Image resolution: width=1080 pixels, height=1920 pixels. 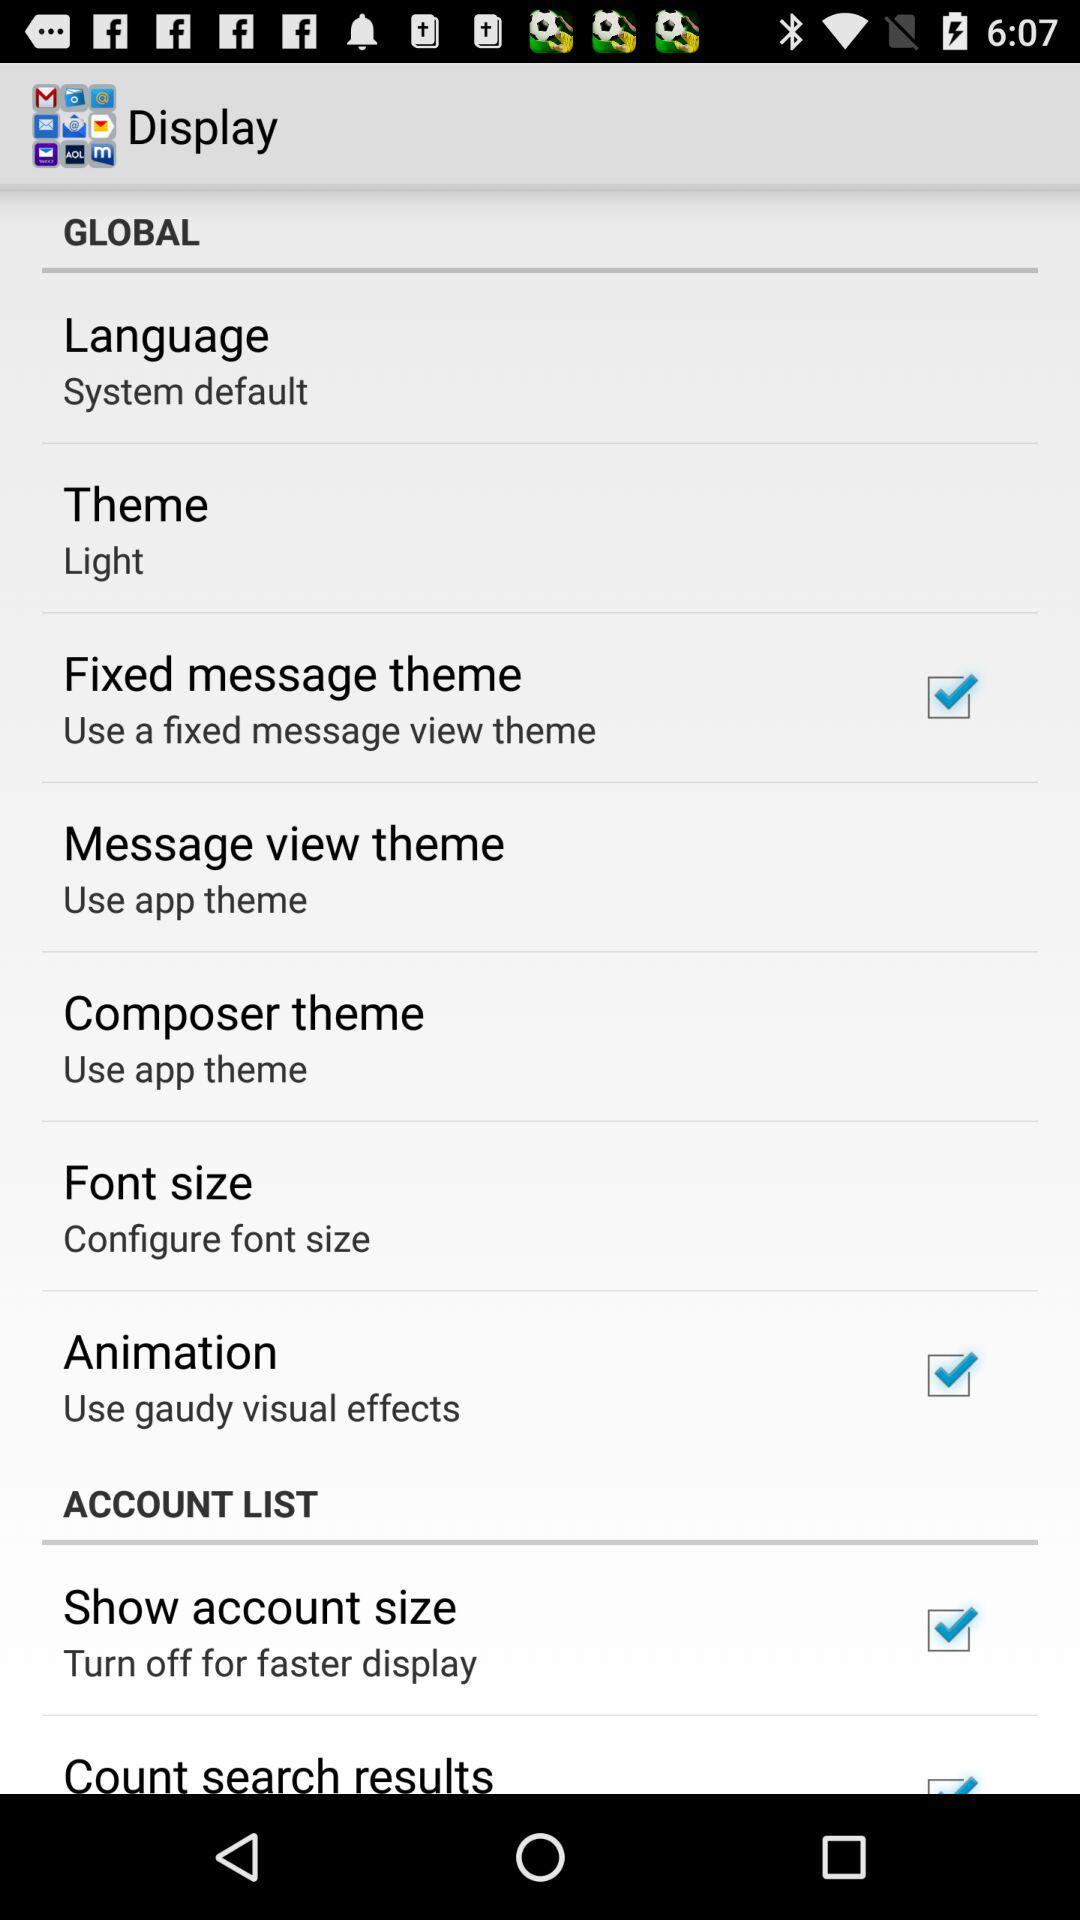 I want to click on icon above the theme, so click(x=185, y=389).